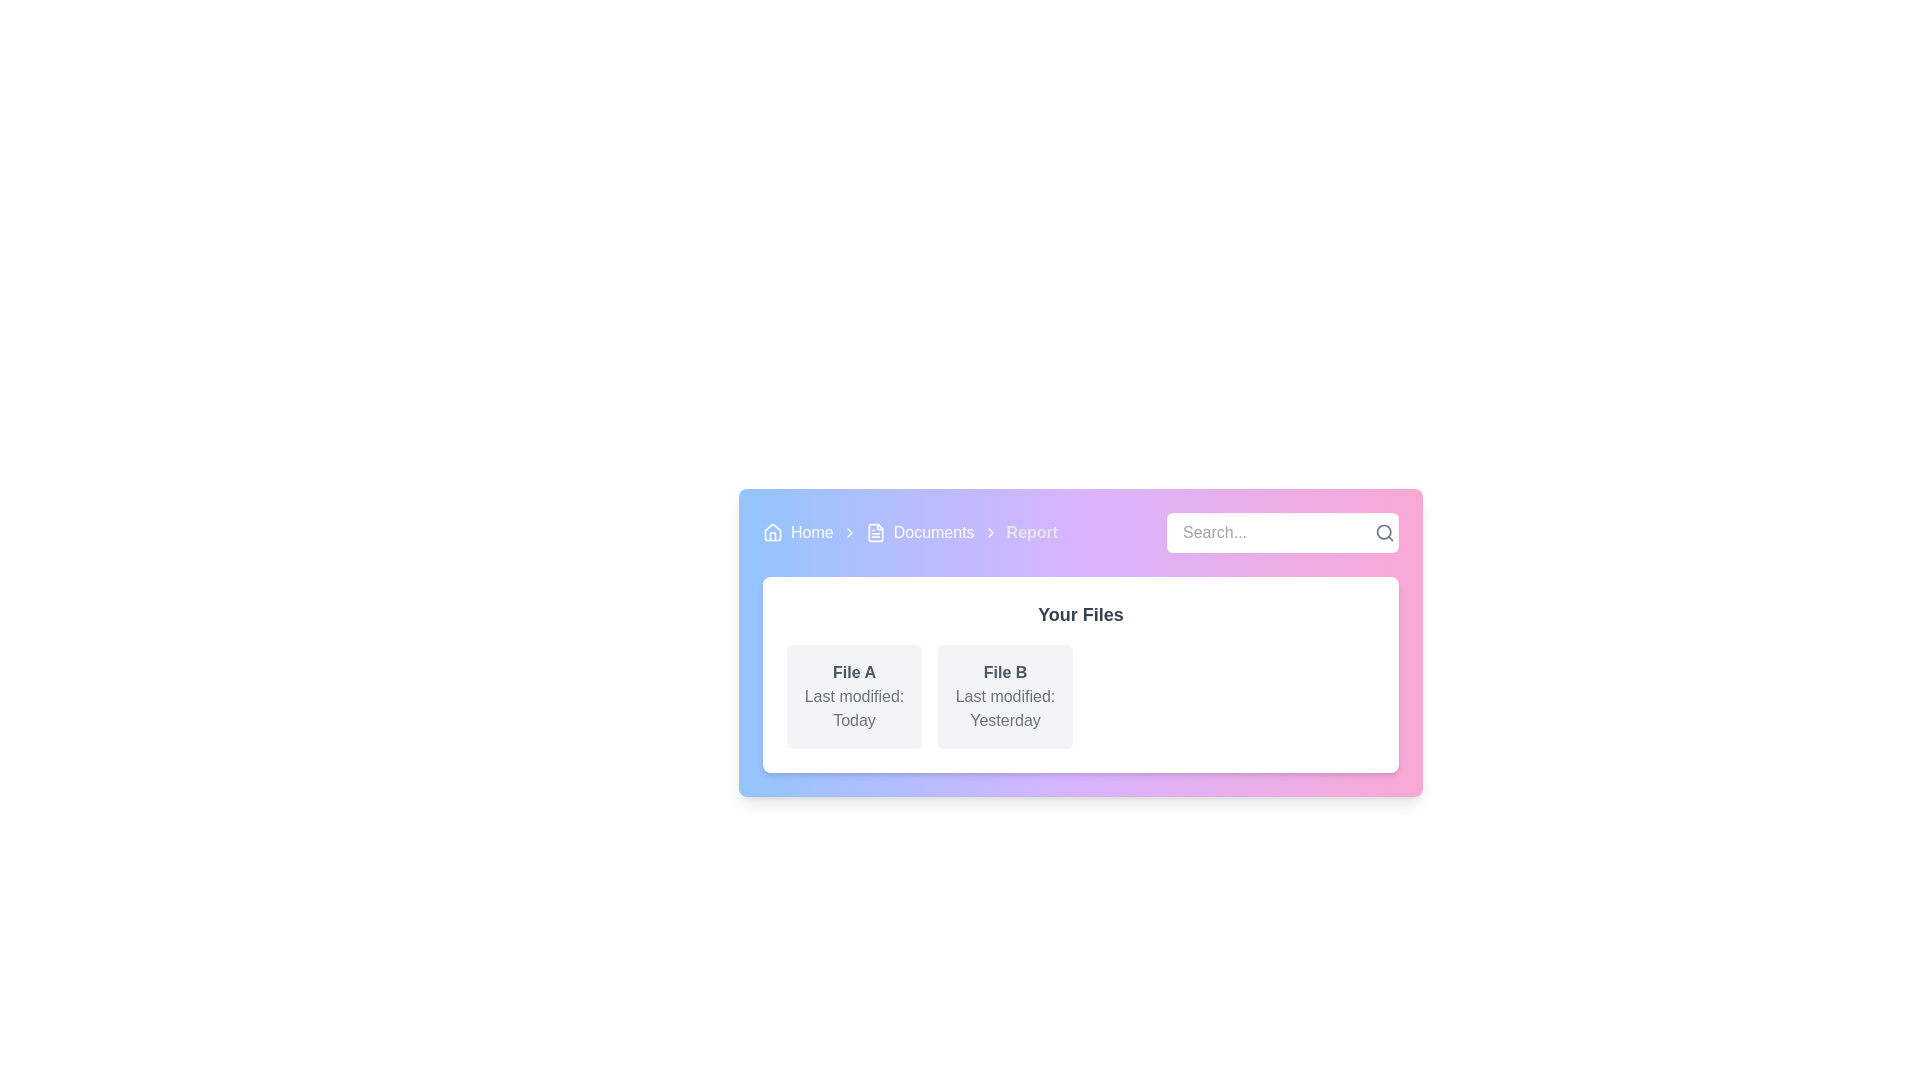 Image resolution: width=1920 pixels, height=1080 pixels. Describe the element at coordinates (1005, 696) in the screenshot. I see `the Card-like file information panel displaying 'File B' in the 'Your Files' section, which is the second item in the right column of a 2-column grid` at that location.